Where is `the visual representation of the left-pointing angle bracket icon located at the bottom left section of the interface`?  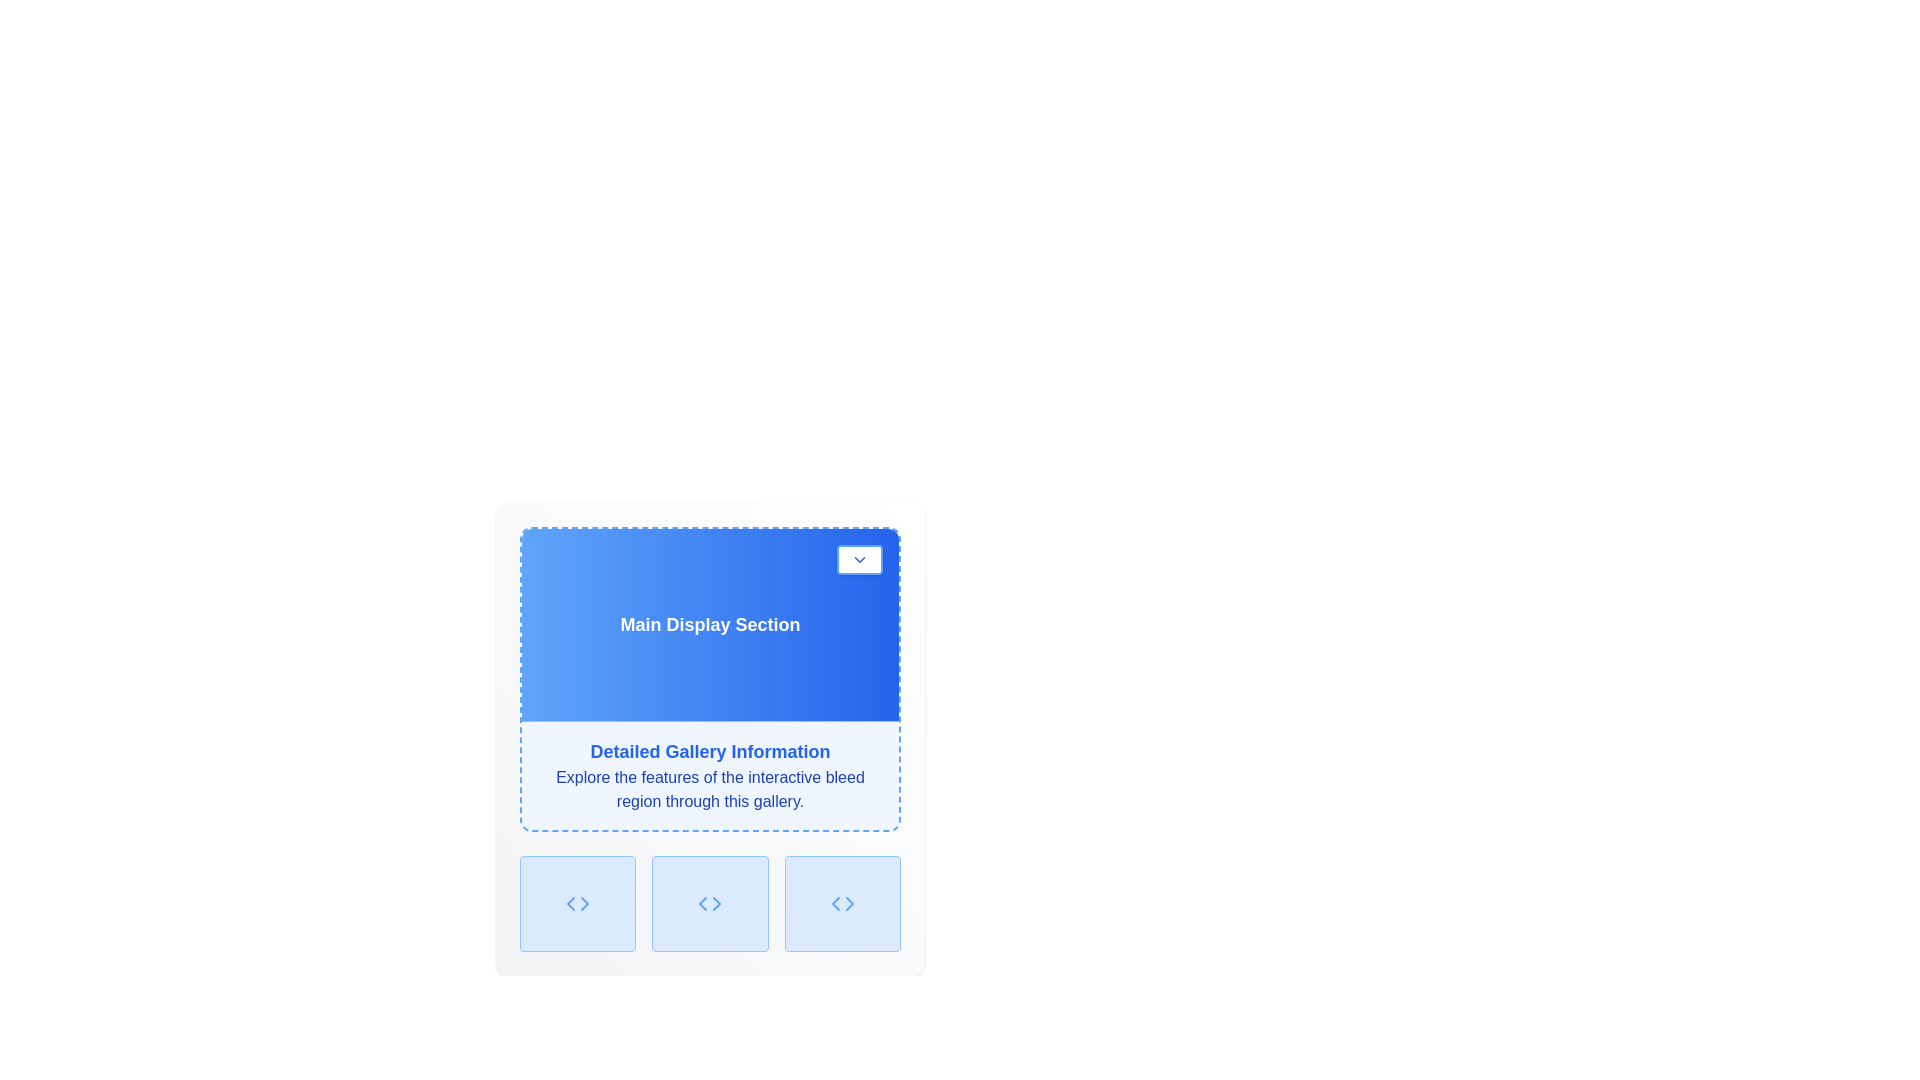 the visual representation of the left-pointing angle bracket icon located at the bottom left section of the interface is located at coordinates (570, 903).